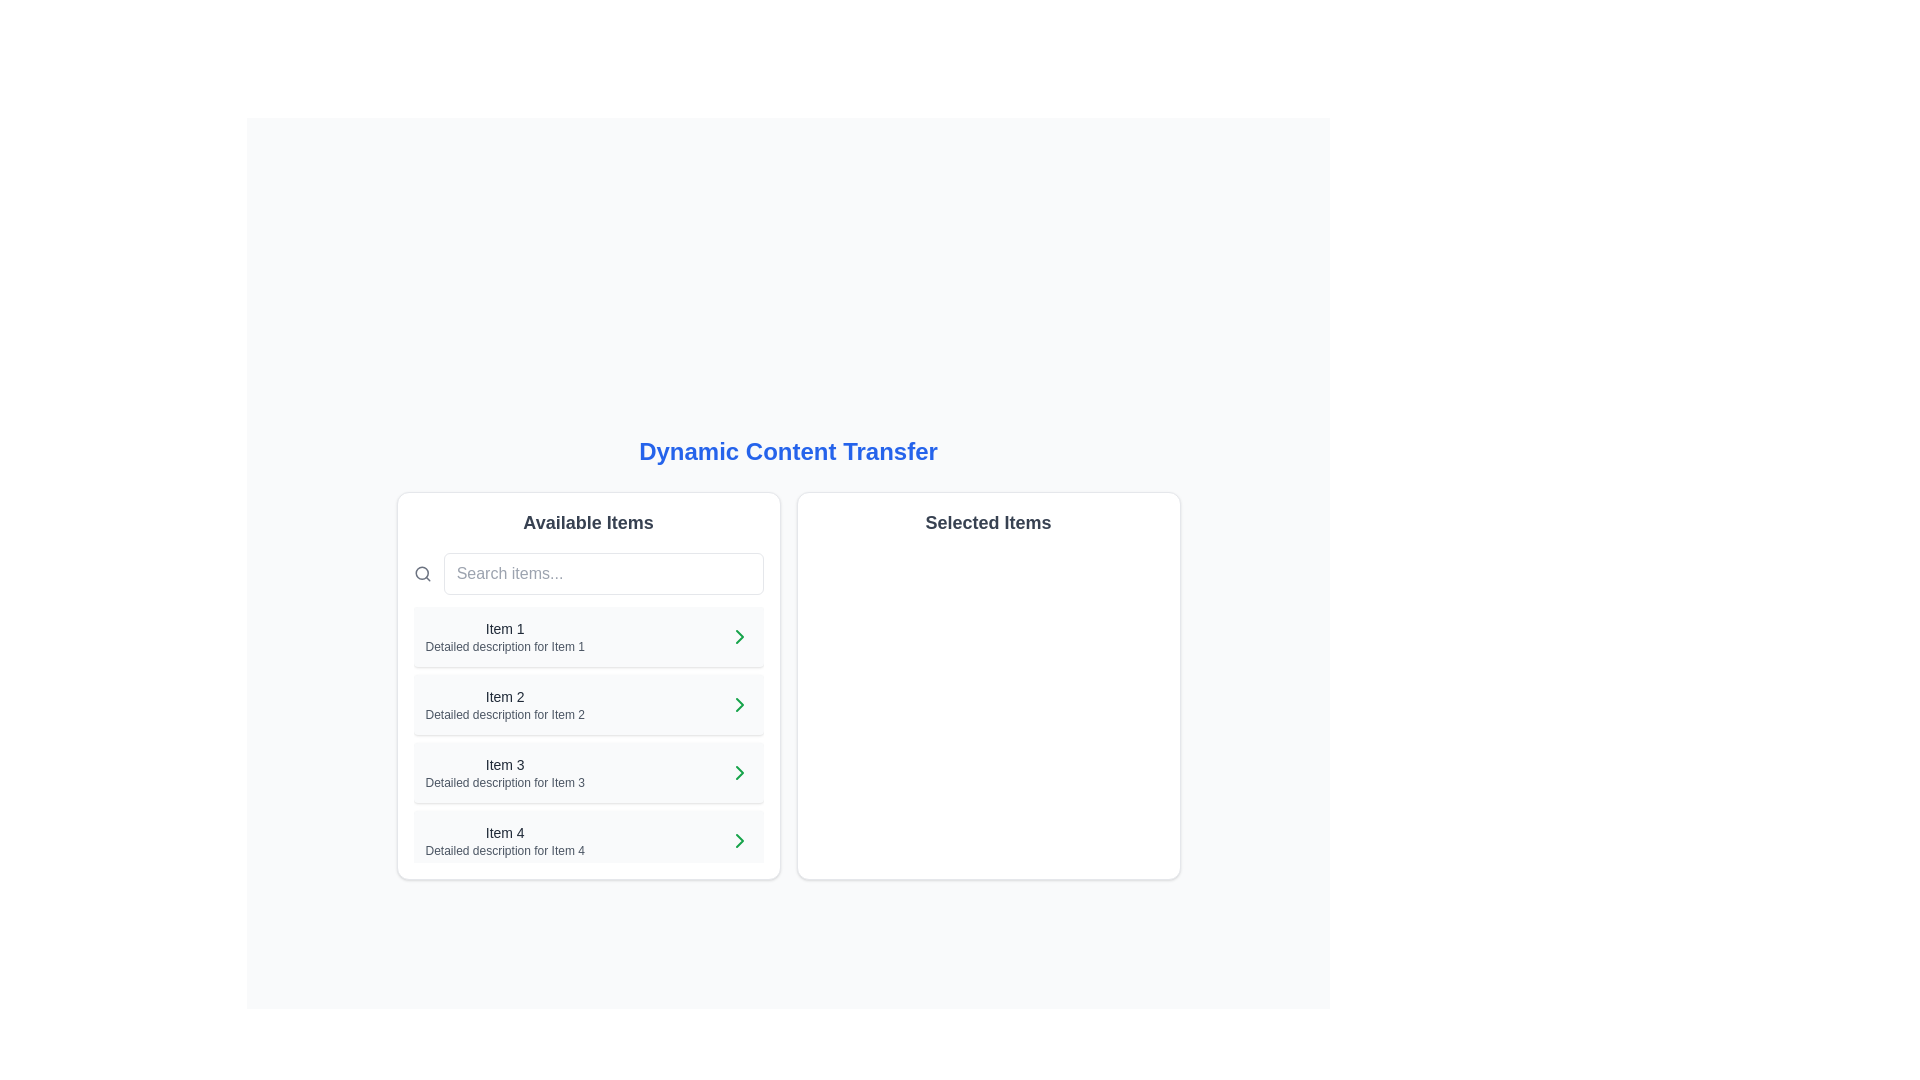 Image resolution: width=1920 pixels, height=1080 pixels. What do you see at coordinates (505, 851) in the screenshot?
I see `the text label providing additional information for 'Item 4' located under the 'Available Items' section` at bounding box center [505, 851].